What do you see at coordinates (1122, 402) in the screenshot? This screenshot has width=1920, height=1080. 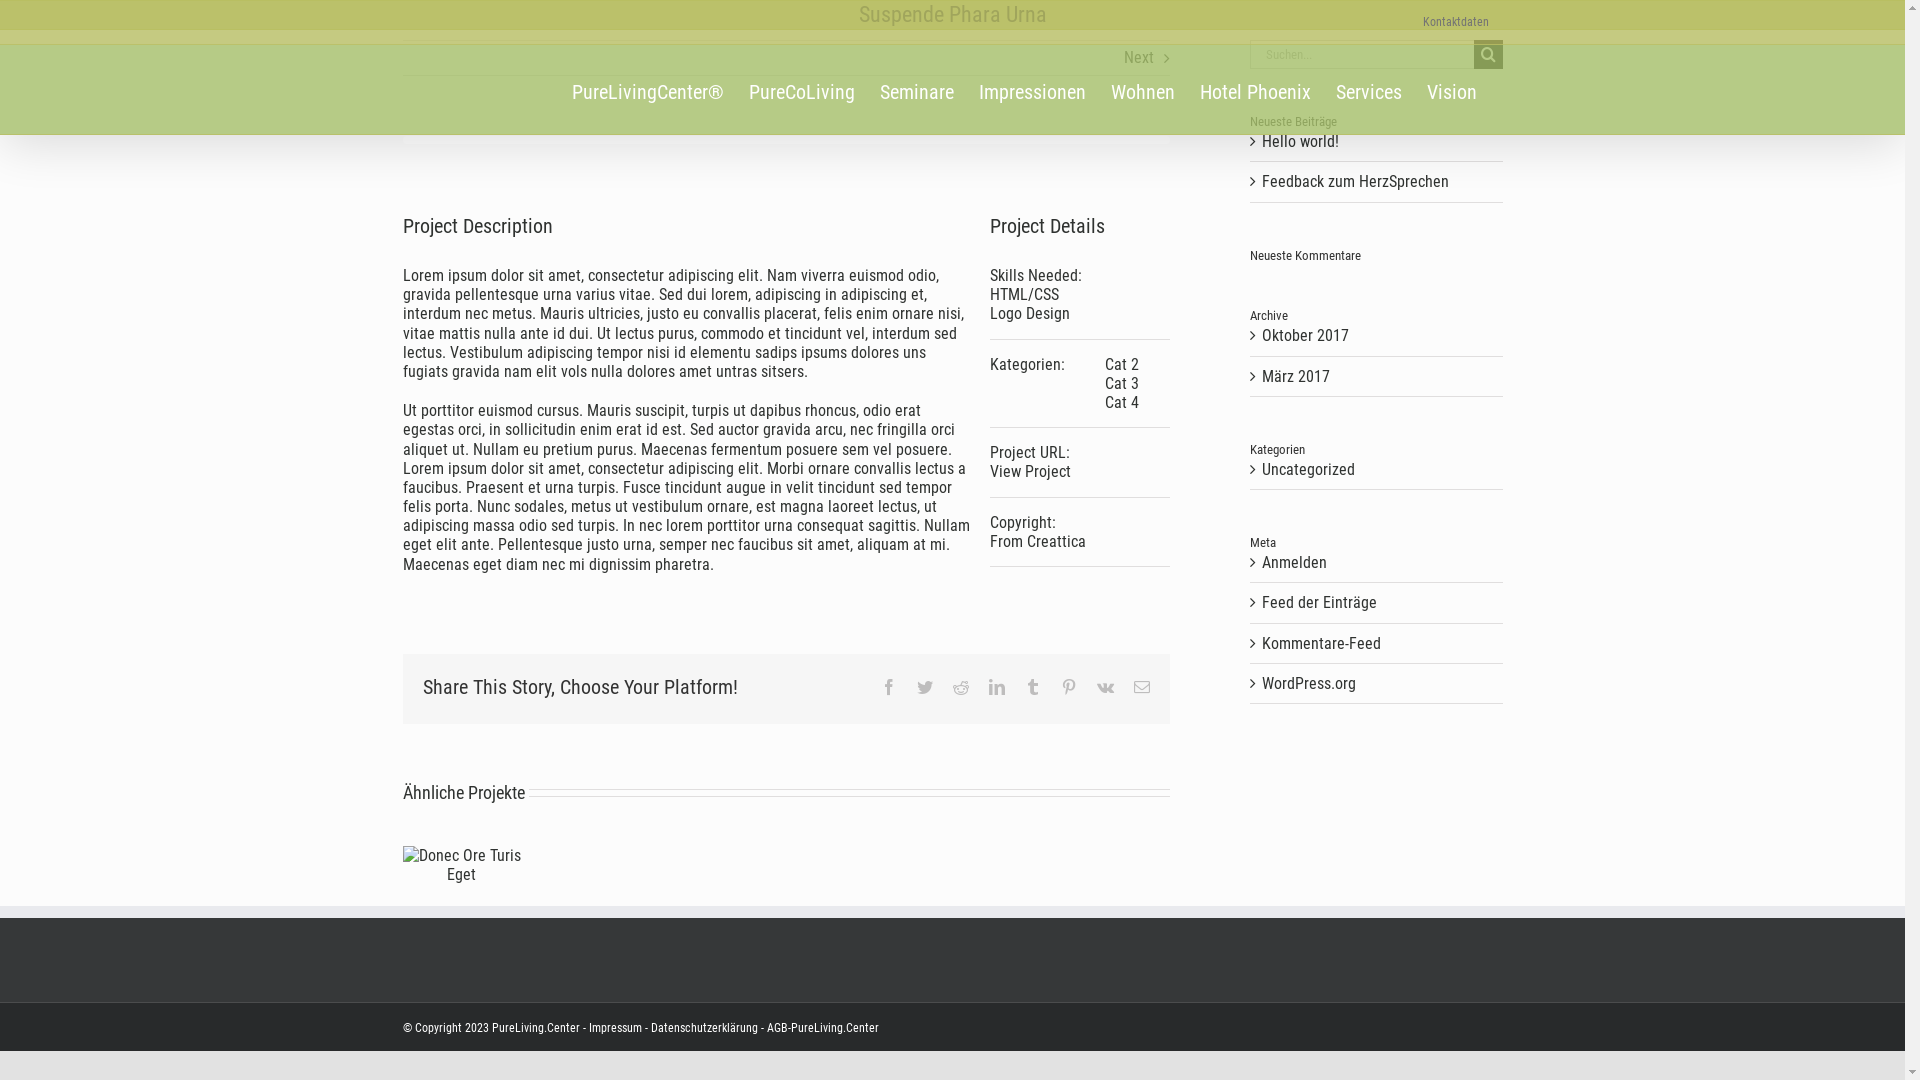 I see `'Cat 4'` at bounding box center [1122, 402].